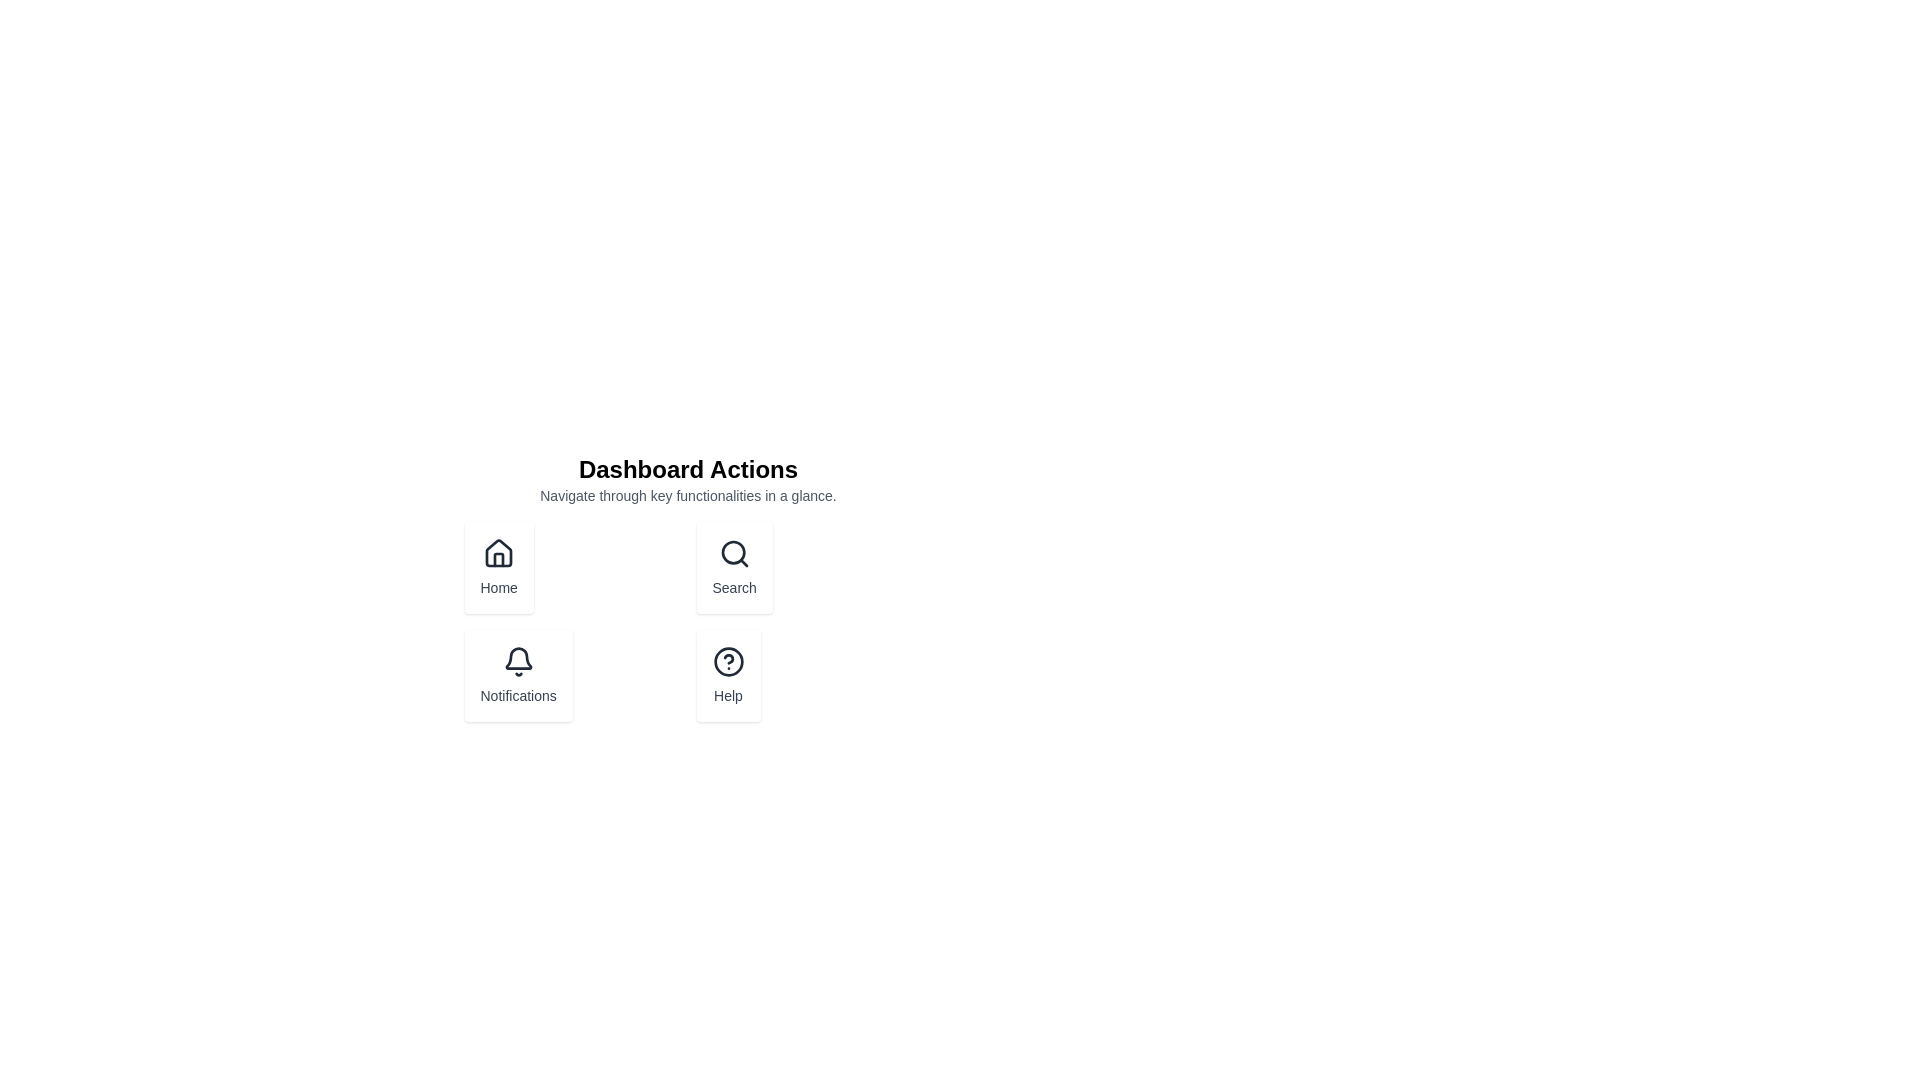 The height and width of the screenshot is (1080, 1920). I want to click on the text block with the header 'Dashboard Actions' and subtext 'Navigate through key functionalities in a glance.', so click(688, 479).